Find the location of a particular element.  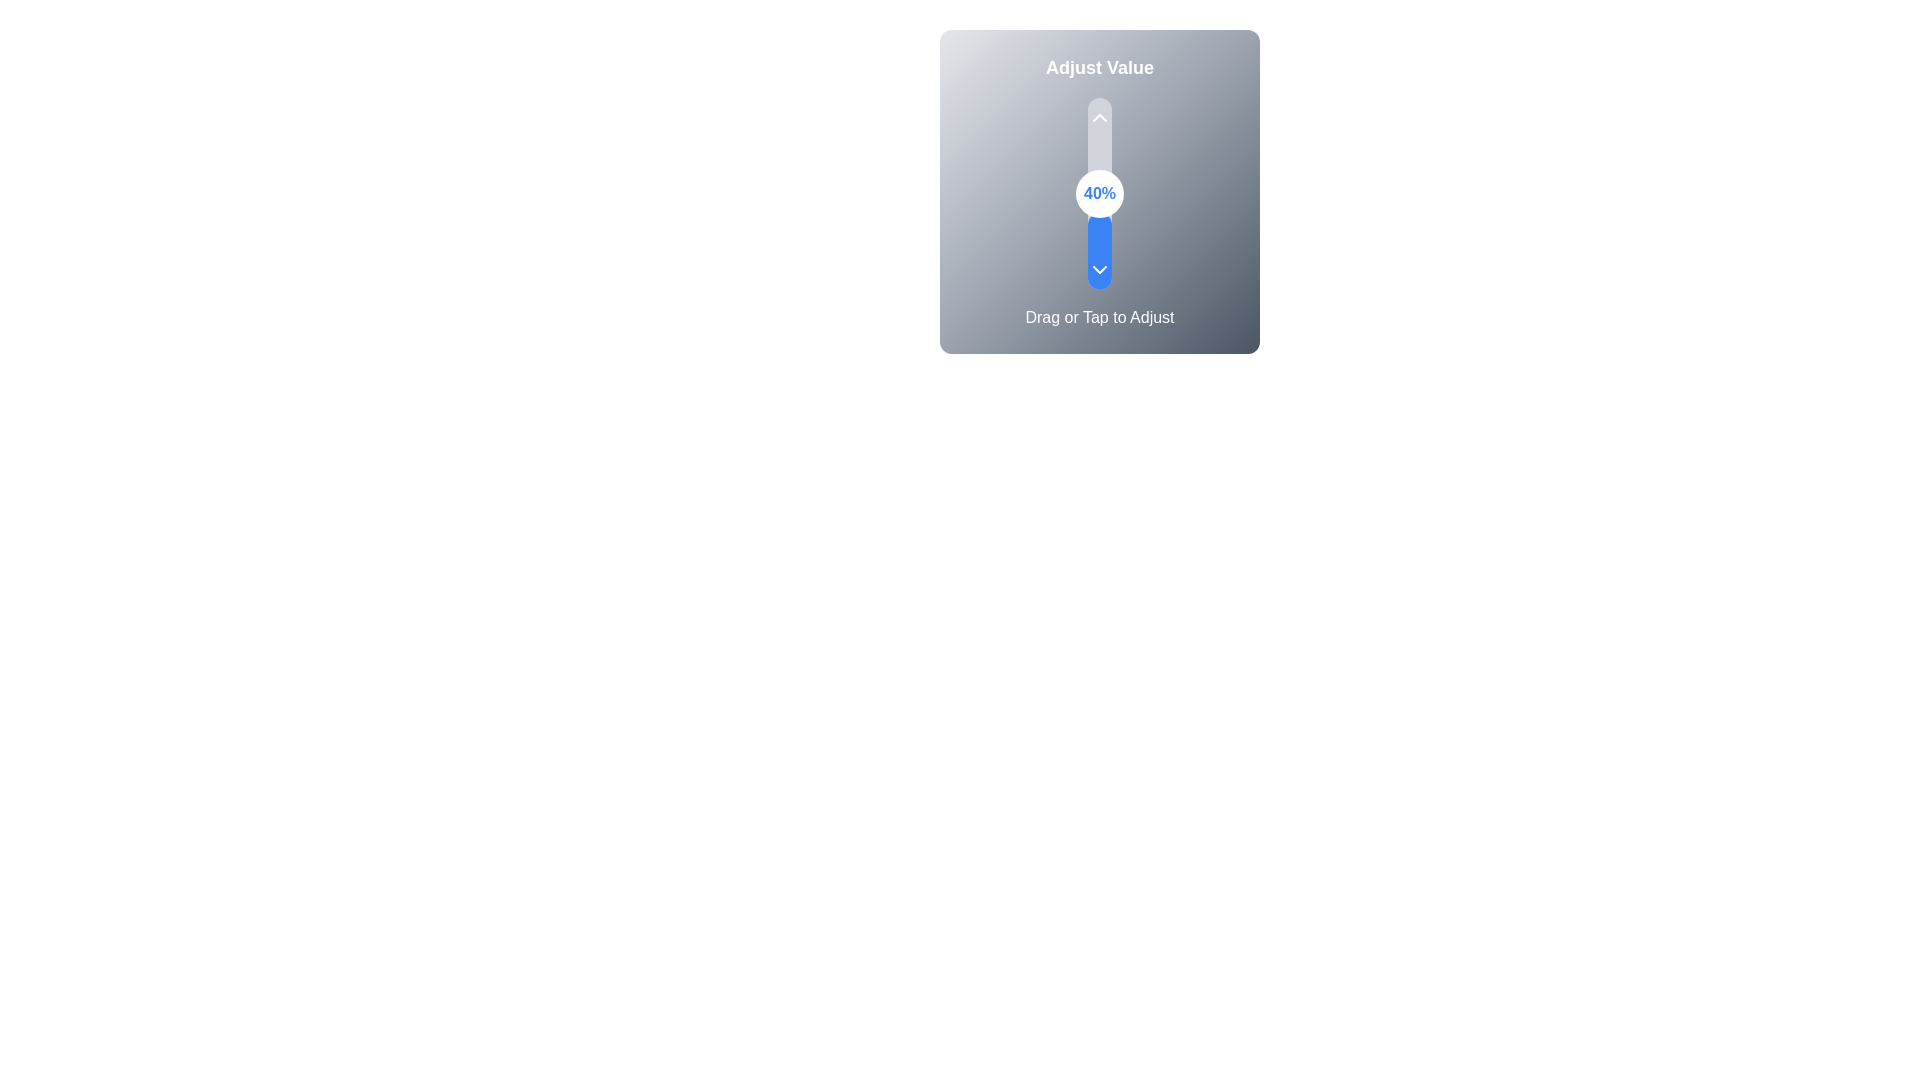

the increment button located above the central indicator displaying '40%' on the vertical slider component is located at coordinates (1098, 118).